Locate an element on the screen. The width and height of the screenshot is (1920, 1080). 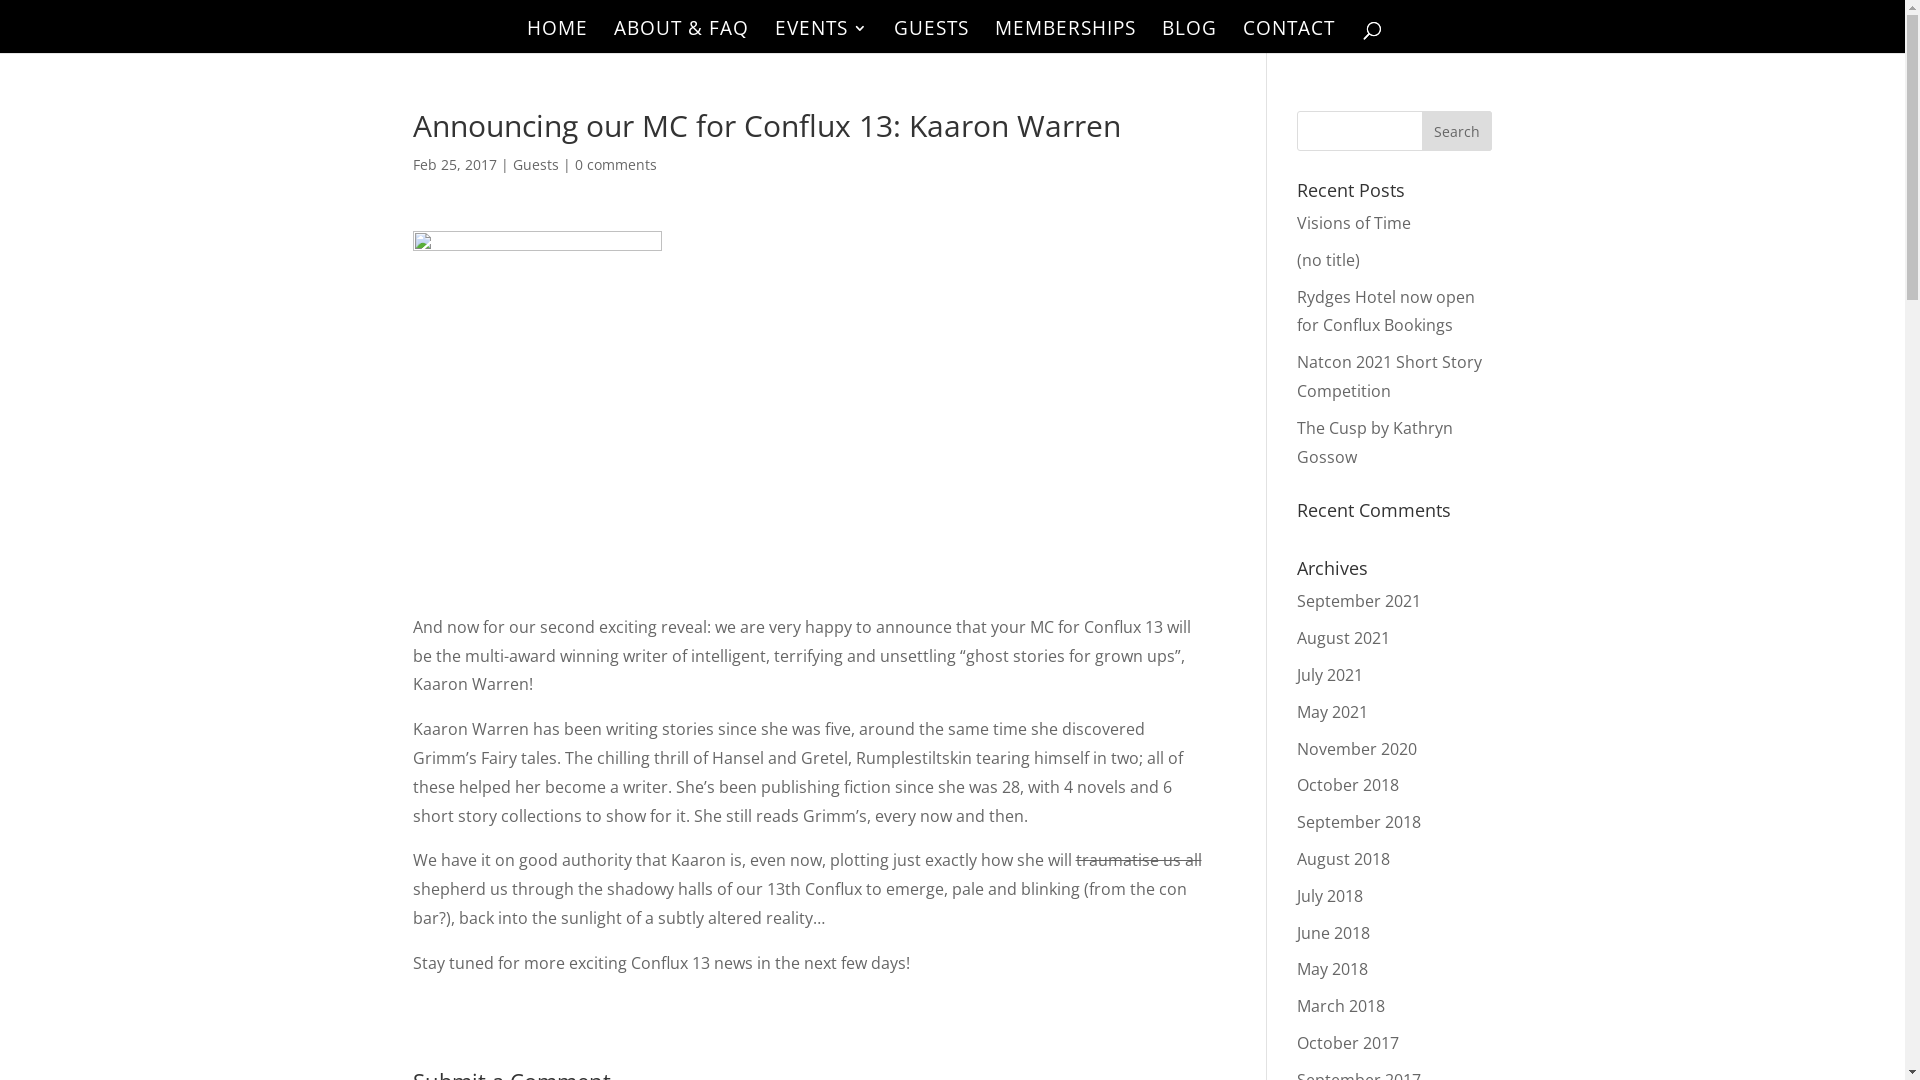
'May 2021' is located at coordinates (1296, 711).